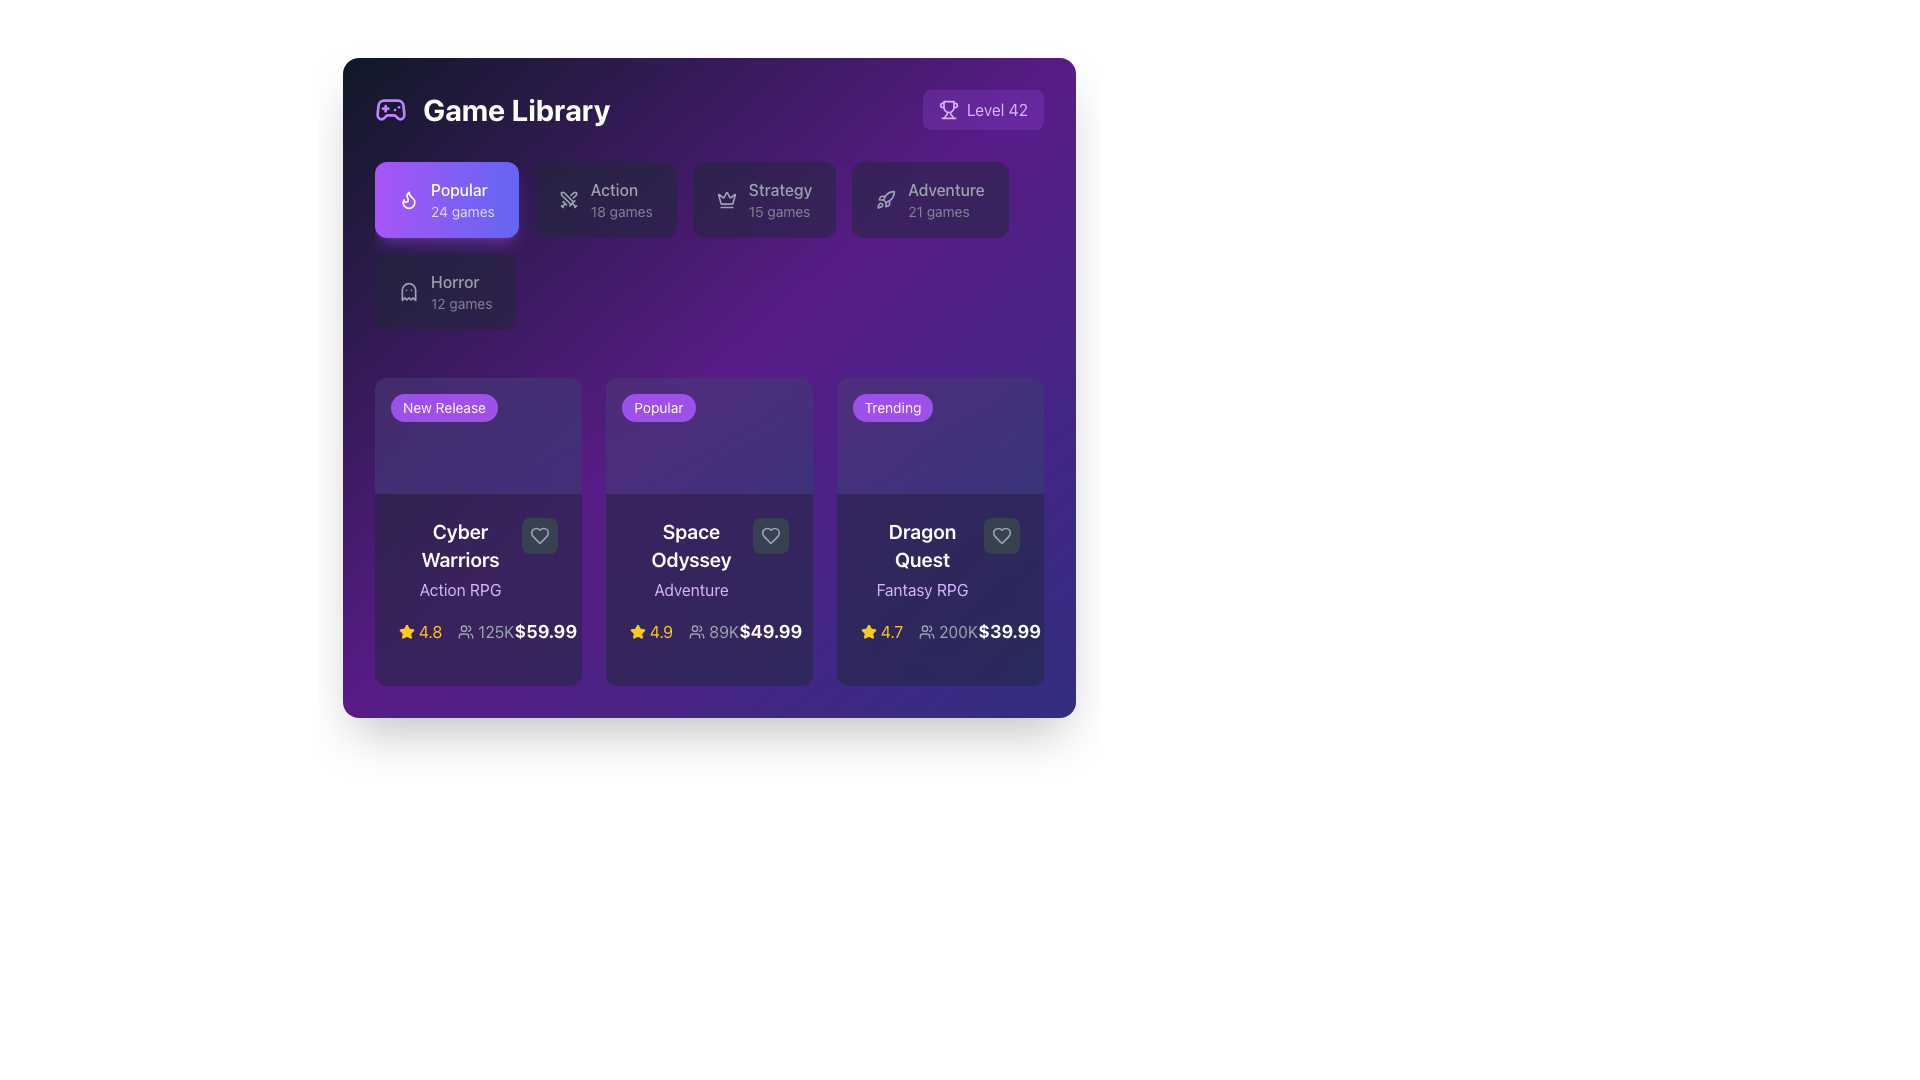  I want to click on the button labeled 'Action' that displays '18 games', so click(620, 200).